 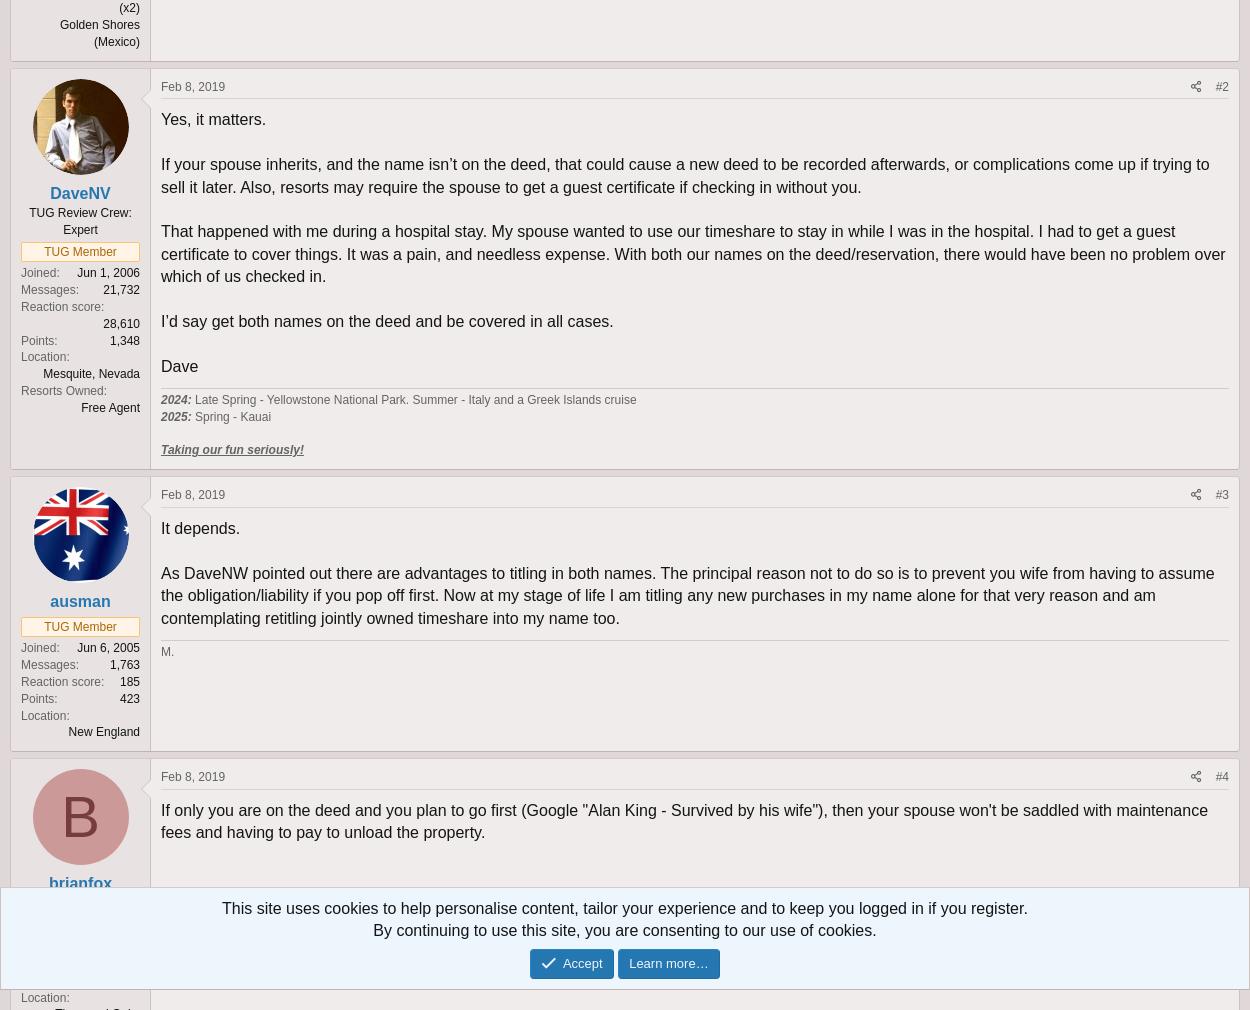 What do you see at coordinates (59, 31) in the screenshot?
I see `'Golden Shores (Mexico)'` at bounding box center [59, 31].